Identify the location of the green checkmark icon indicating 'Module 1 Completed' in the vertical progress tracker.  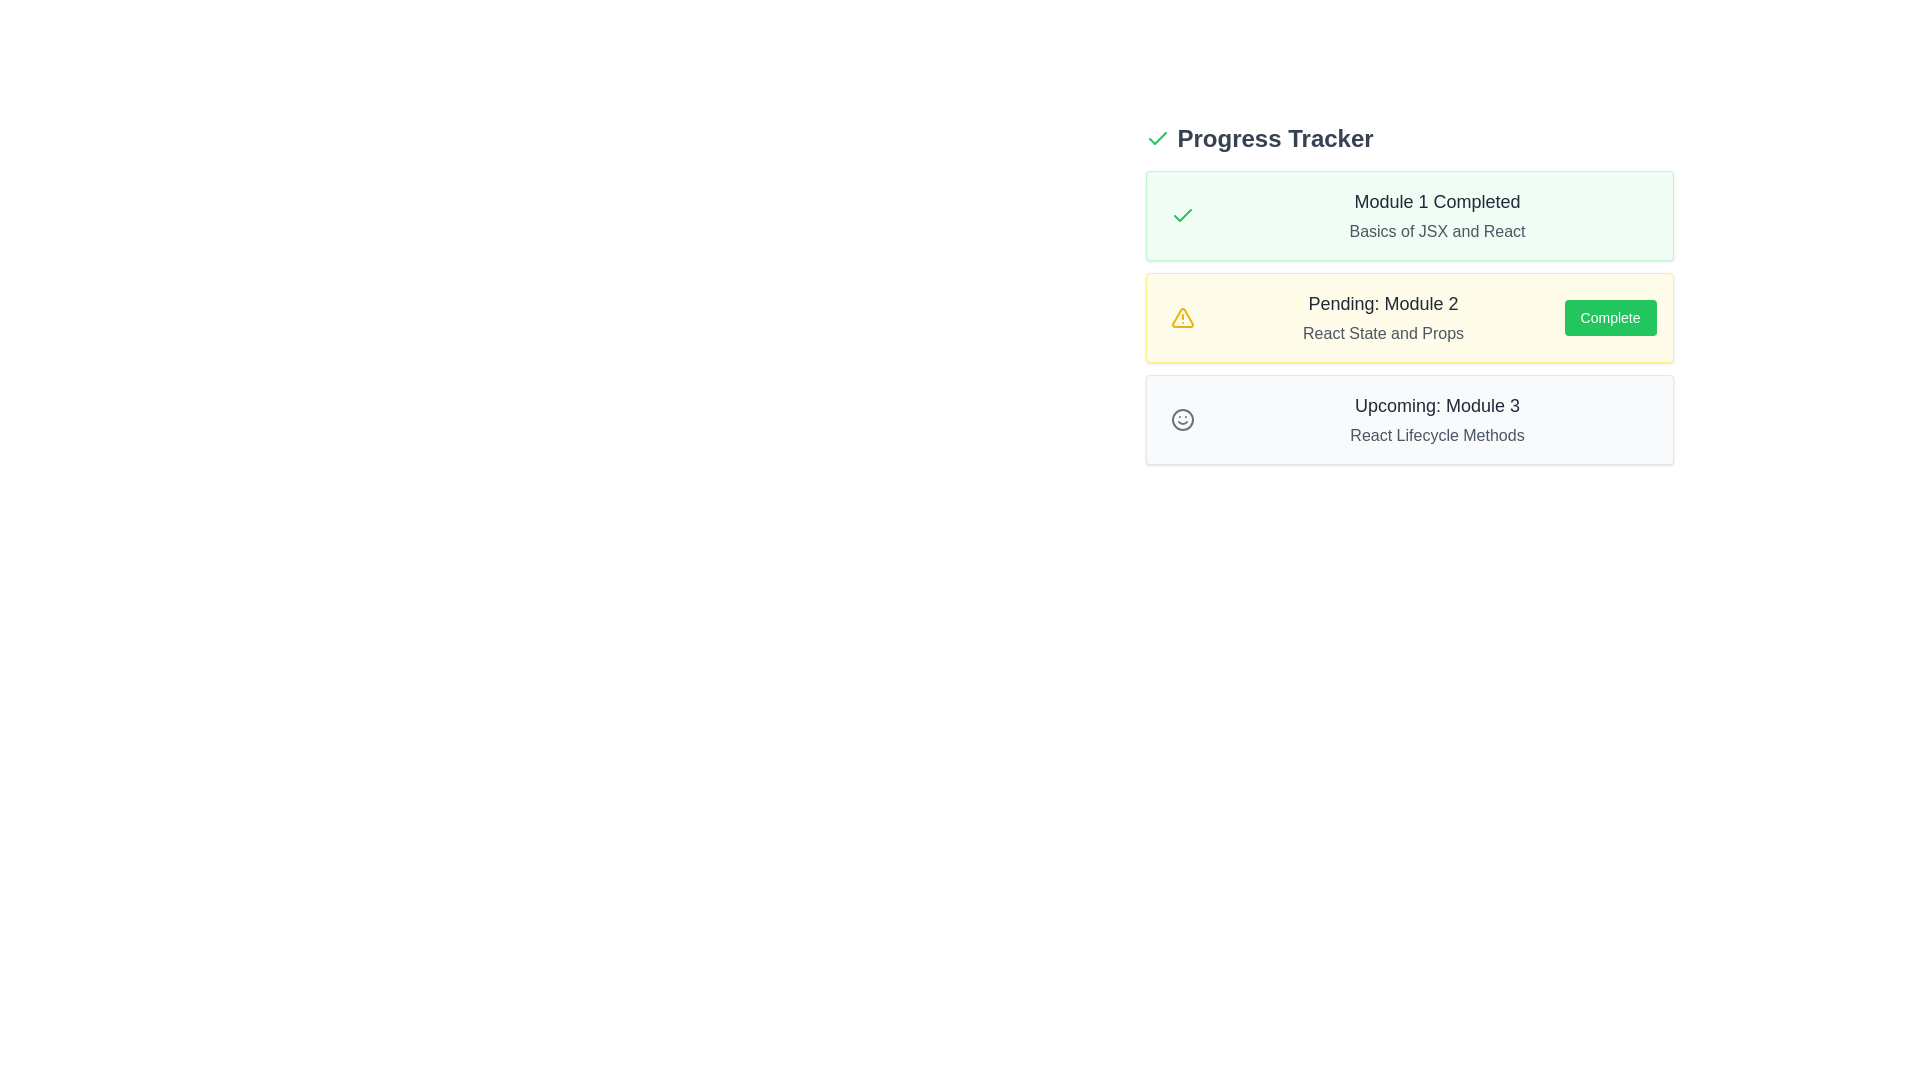
(1157, 137).